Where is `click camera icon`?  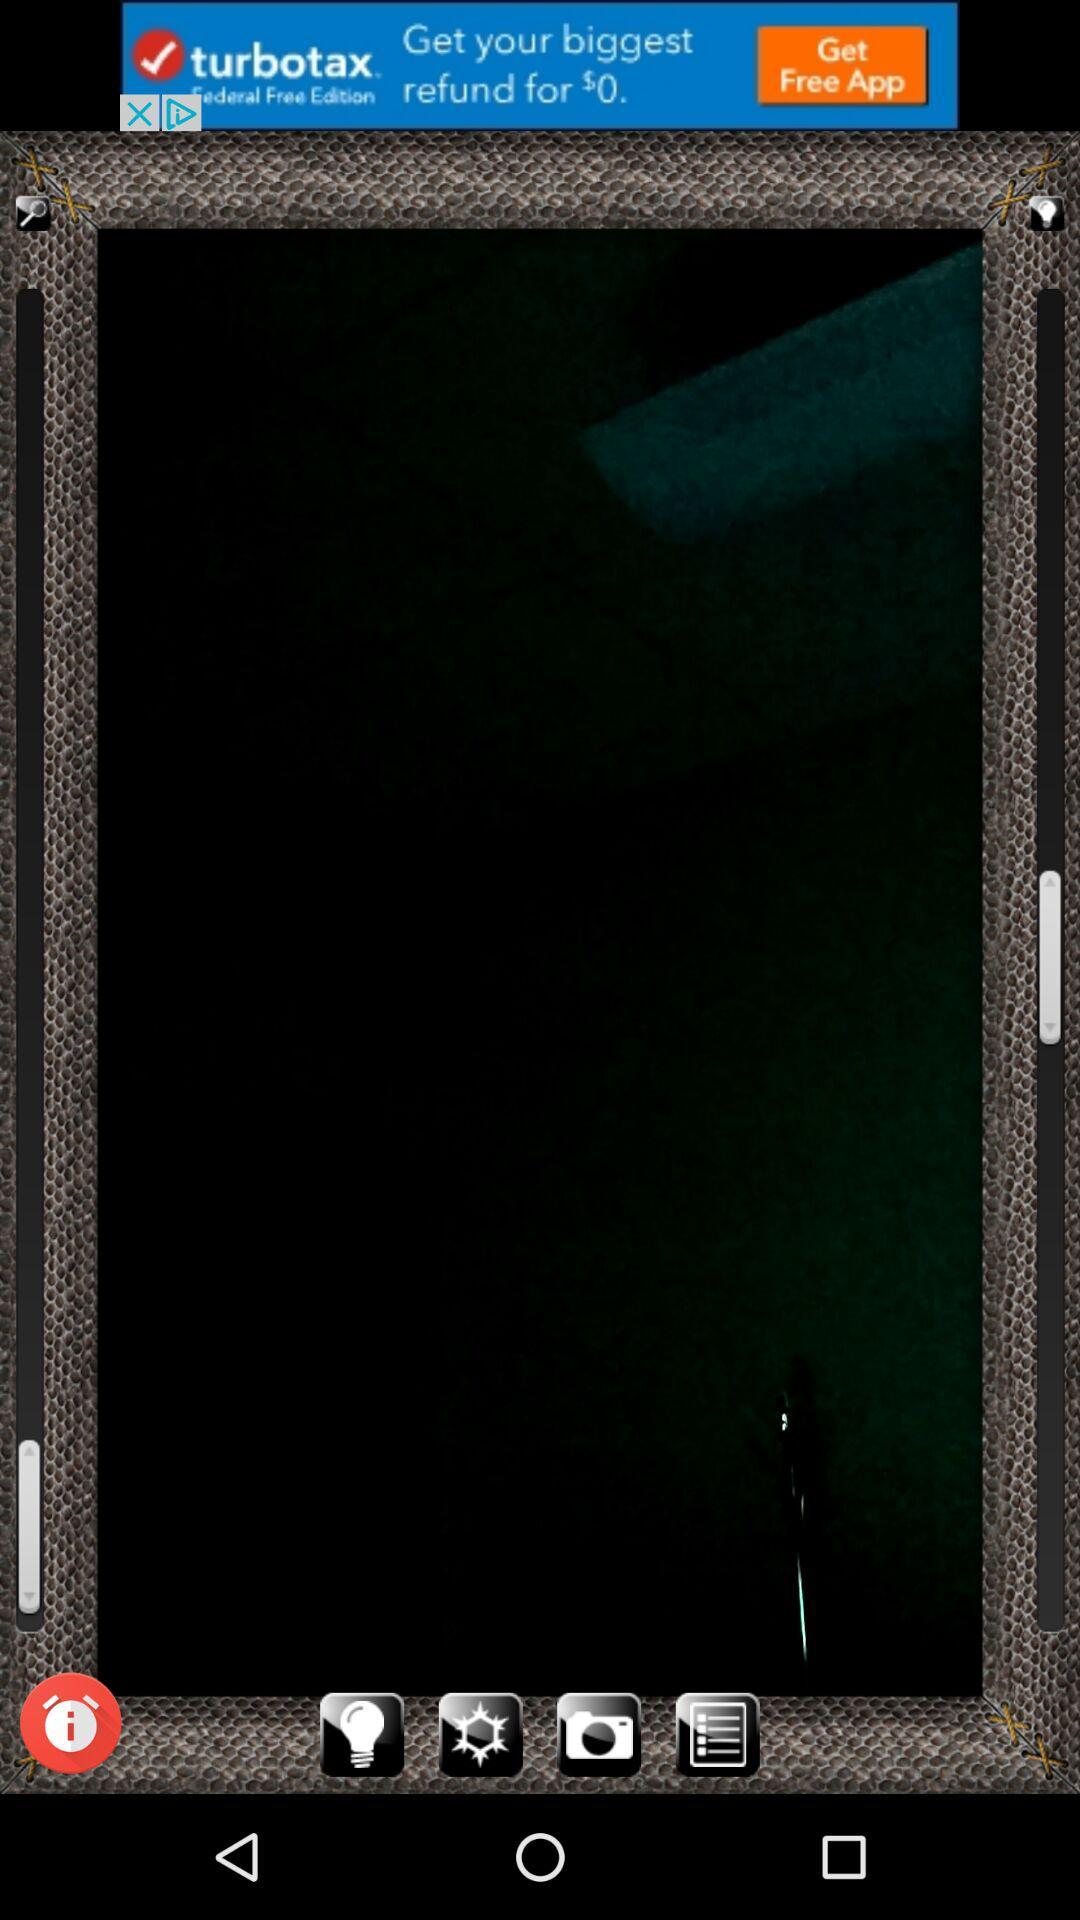
click camera icon is located at coordinates (598, 1733).